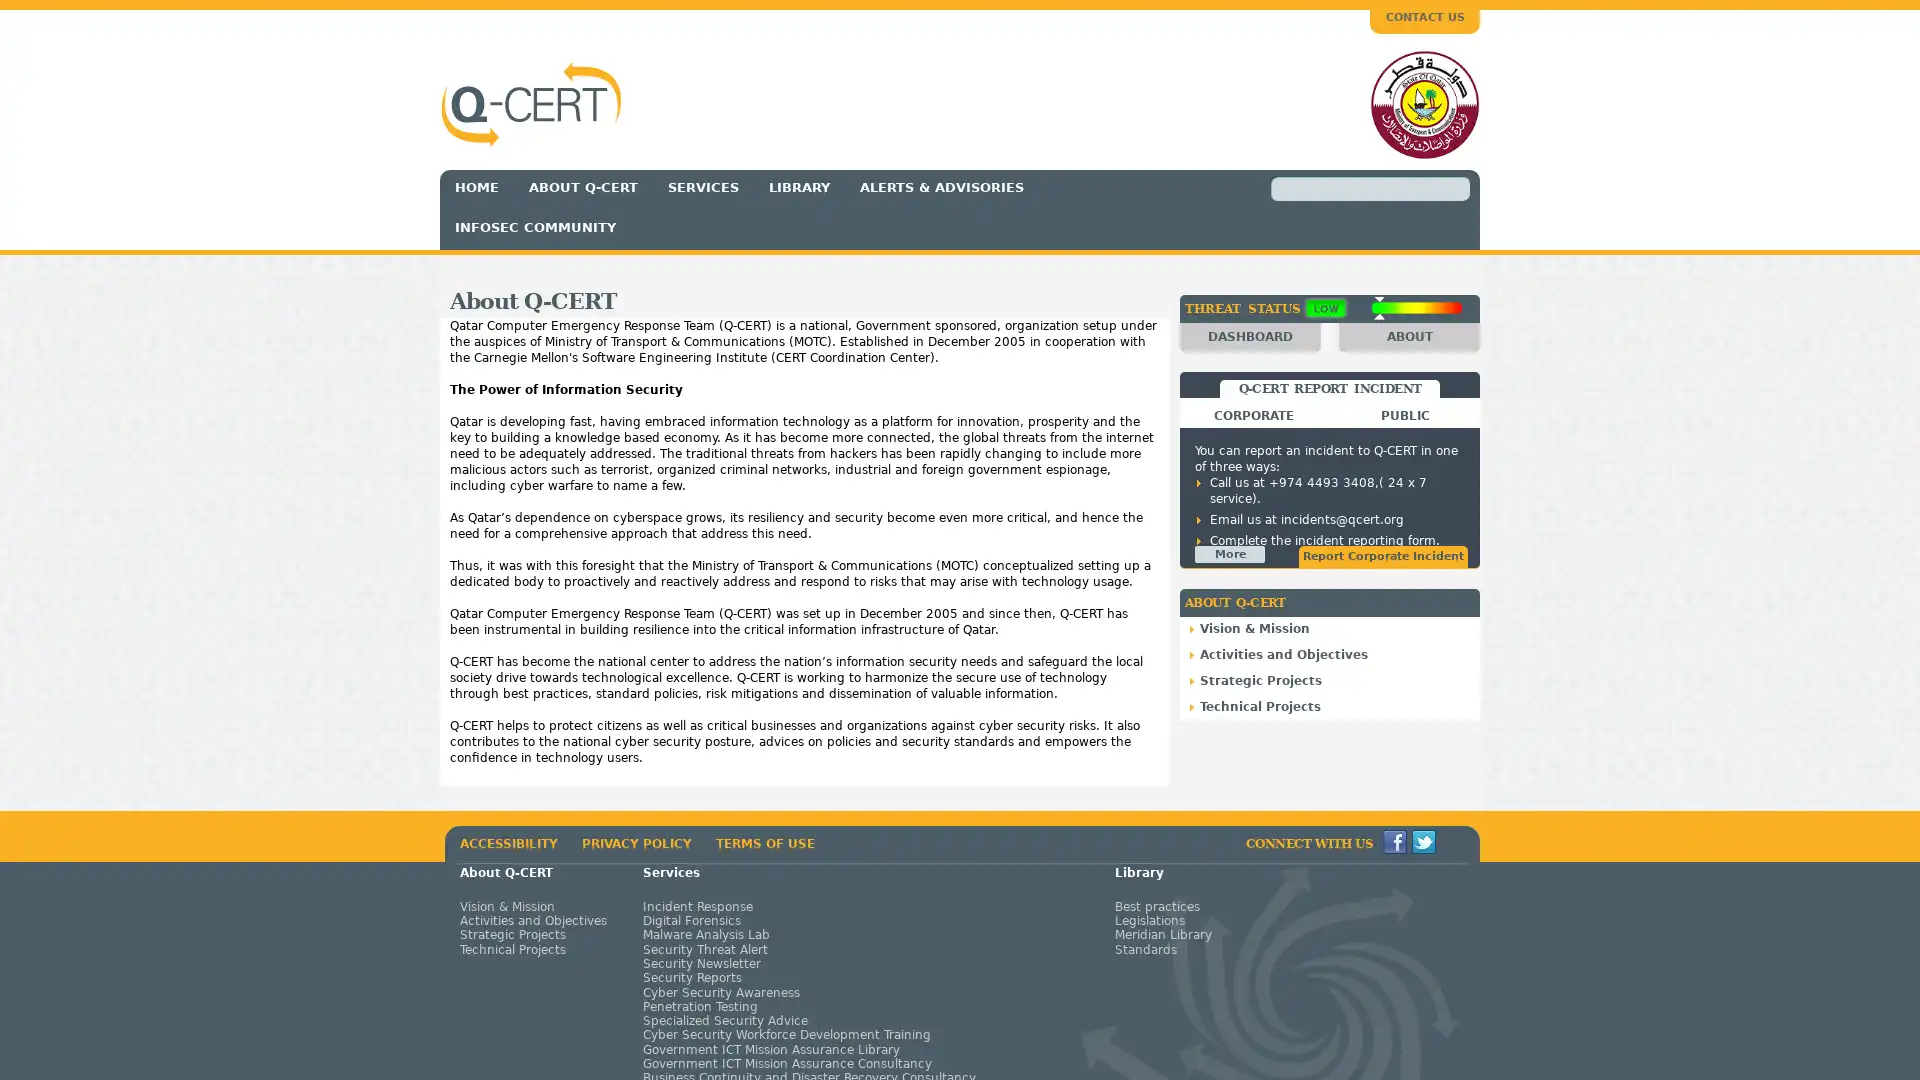 The height and width of the screenshot is (1080, 1920). I want to click on Search, so click(1296, 189).